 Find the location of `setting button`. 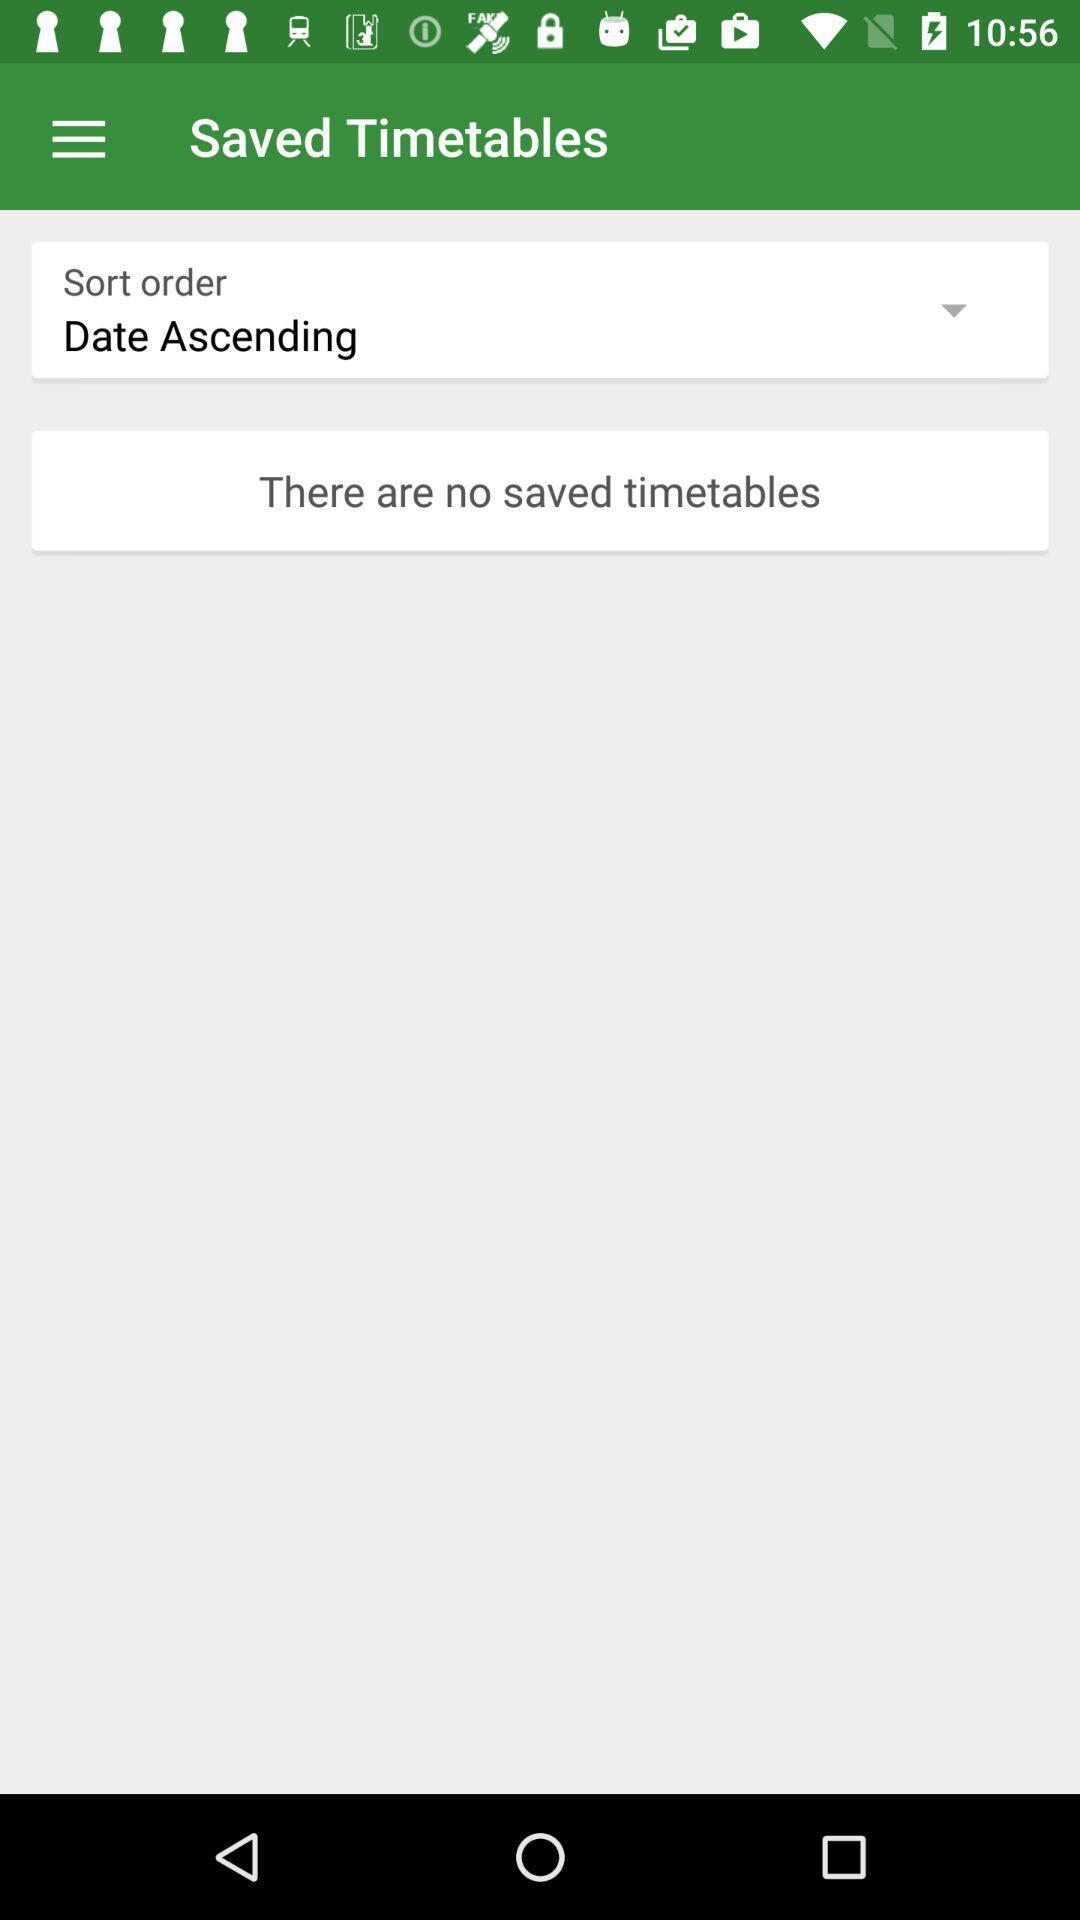

setting button is located at coordinates (88, 135).